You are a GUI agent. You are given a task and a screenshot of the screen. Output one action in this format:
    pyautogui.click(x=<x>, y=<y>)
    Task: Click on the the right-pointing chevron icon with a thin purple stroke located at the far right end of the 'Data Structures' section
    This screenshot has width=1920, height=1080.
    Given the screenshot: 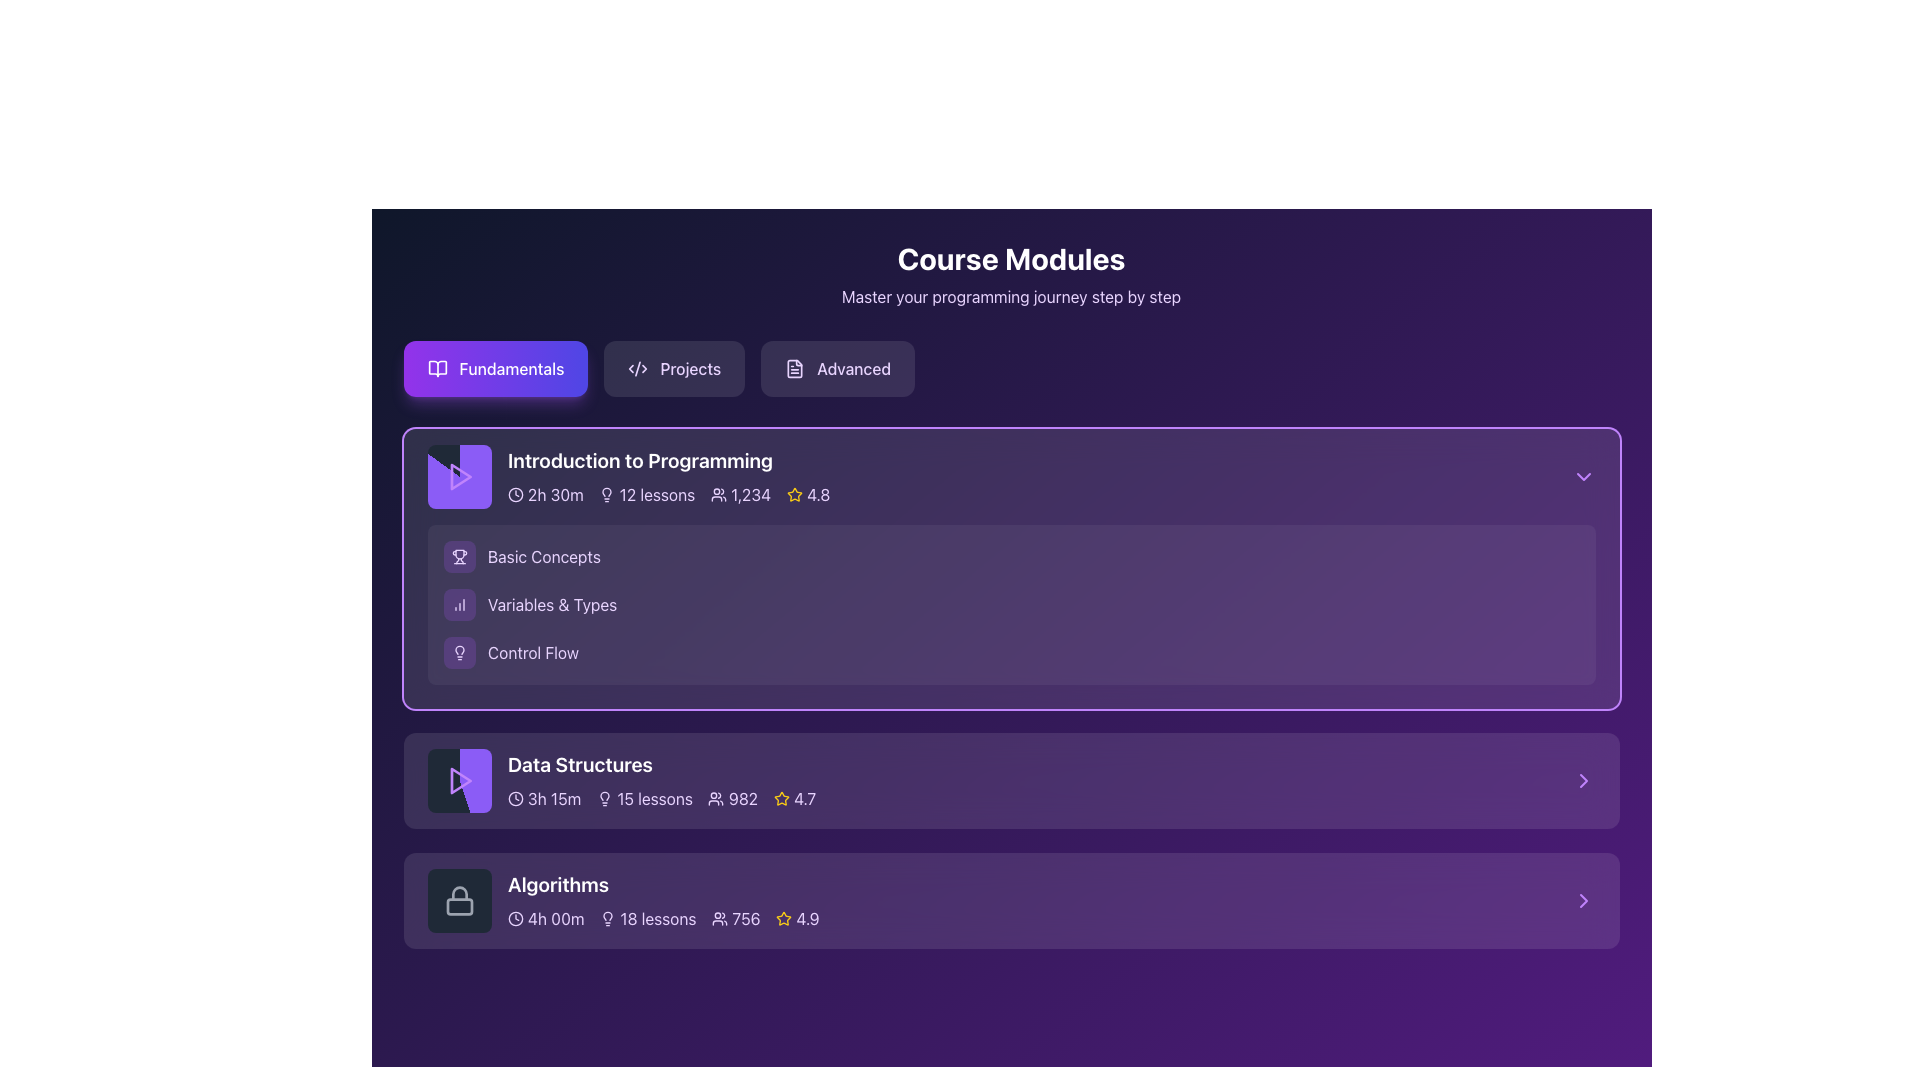 What is the action you would take?
    pyautogui.click(x=1582, y=779)
    